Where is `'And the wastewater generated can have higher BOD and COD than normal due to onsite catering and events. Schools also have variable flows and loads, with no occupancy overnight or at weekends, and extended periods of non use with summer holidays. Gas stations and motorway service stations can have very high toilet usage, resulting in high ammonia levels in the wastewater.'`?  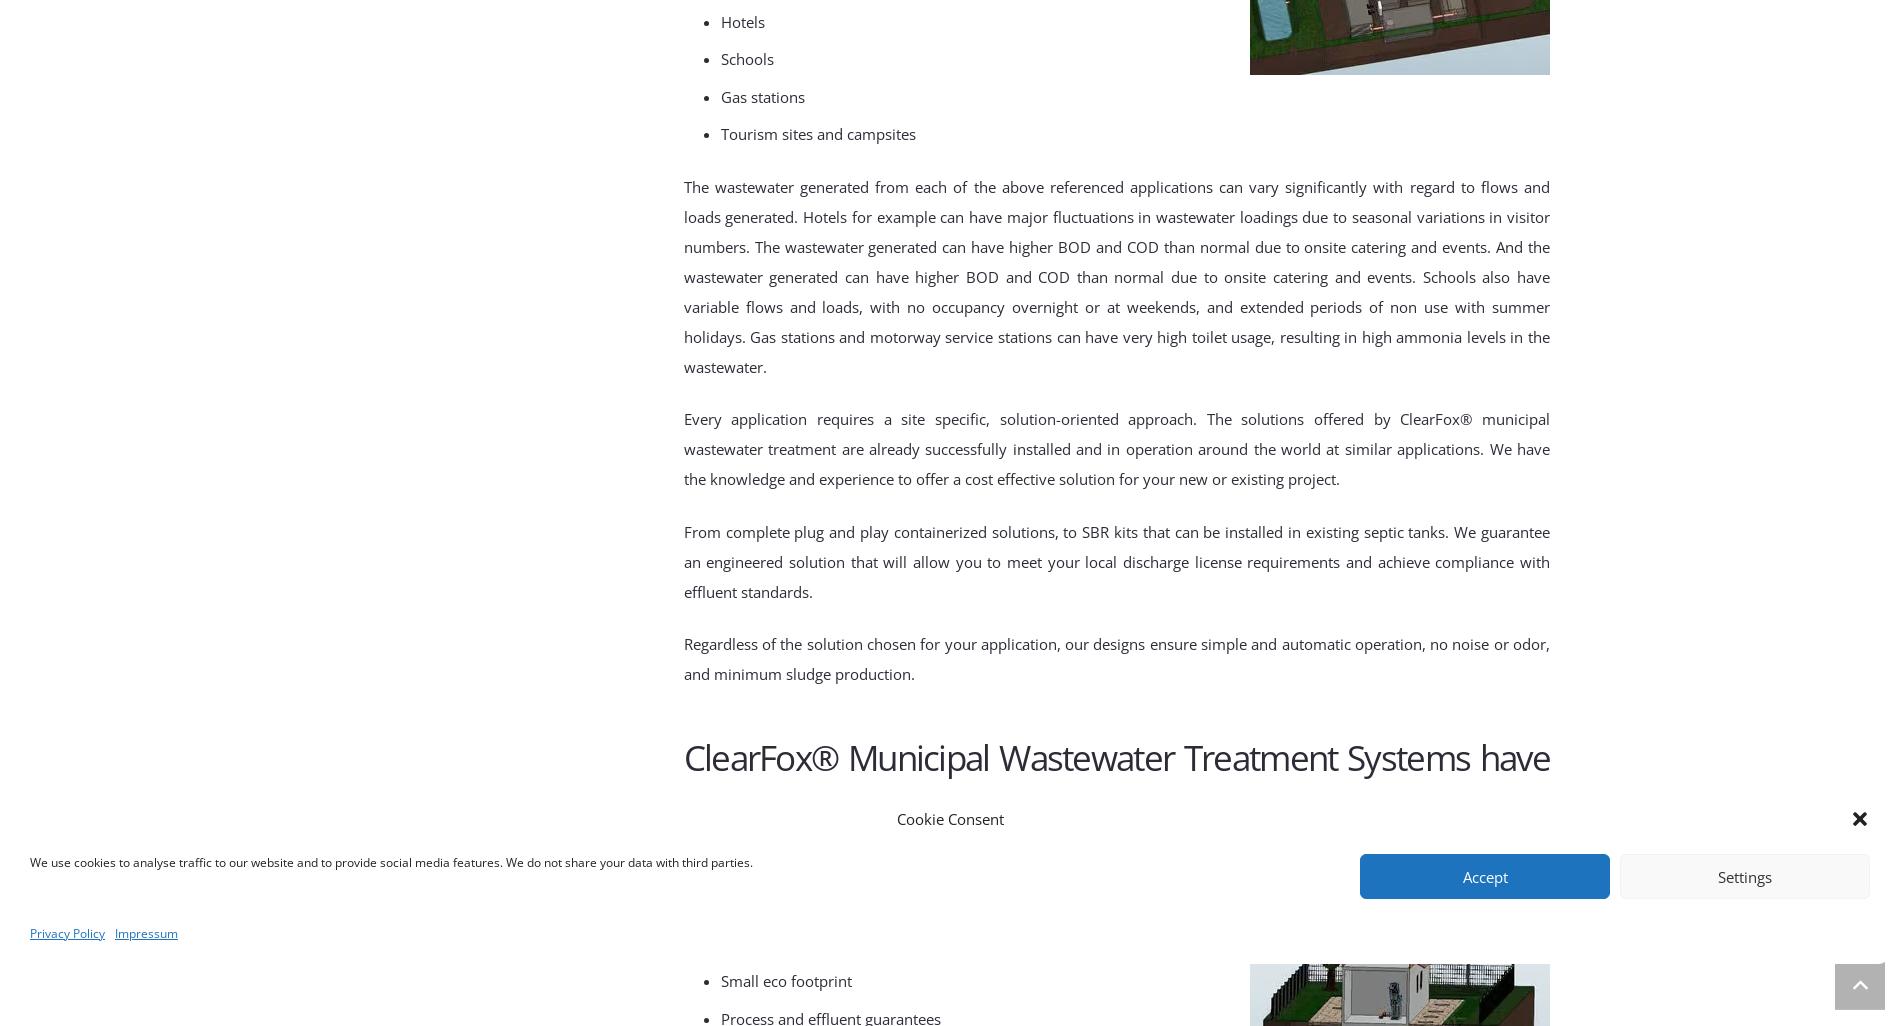 'And the wastewater generated can have higher BOD and COD than normal due to onsite catering and events. Schools also have variable flows and loads, with no occupancy overnight or at weekends, and extended periods of non use with summer holidays. Gas stations and motorway service stations can have very high toilet usage, resulting in high ammonia levels in the wastewater.' is located at coordinates (1116, 304).